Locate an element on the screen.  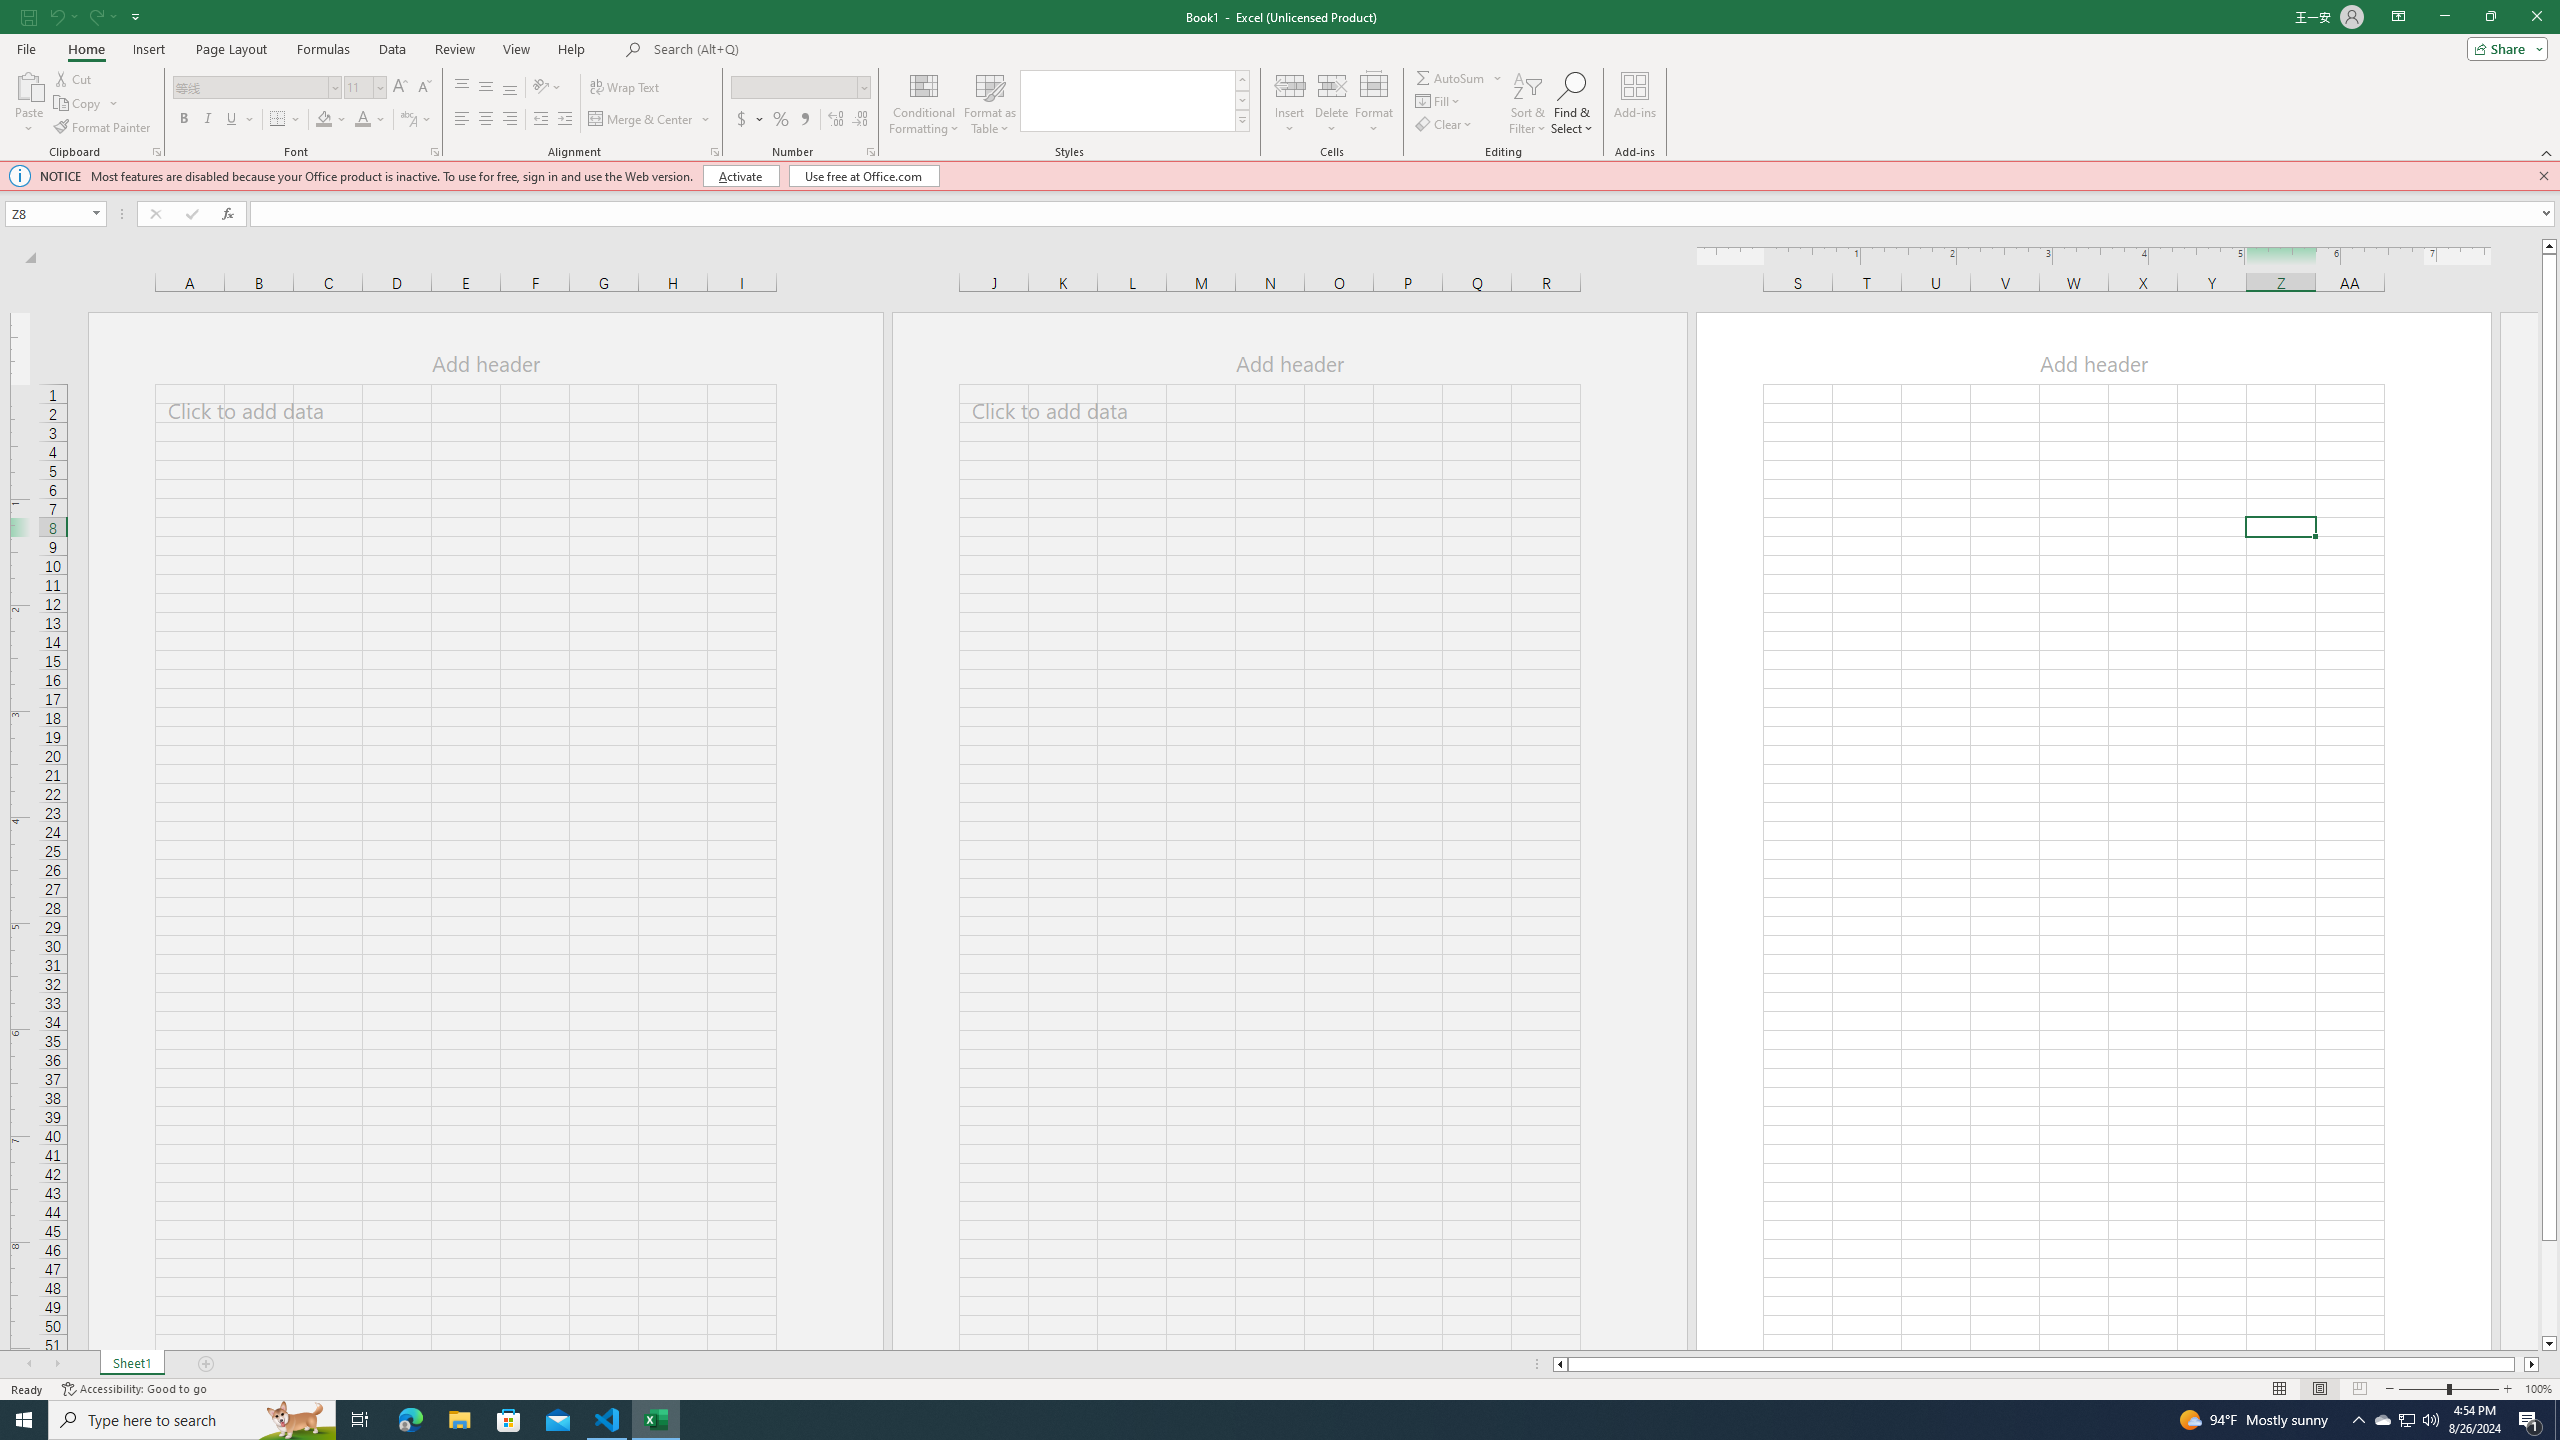
'AutomationID: CellStylesGallery' is located at coordinates (1134, 100).